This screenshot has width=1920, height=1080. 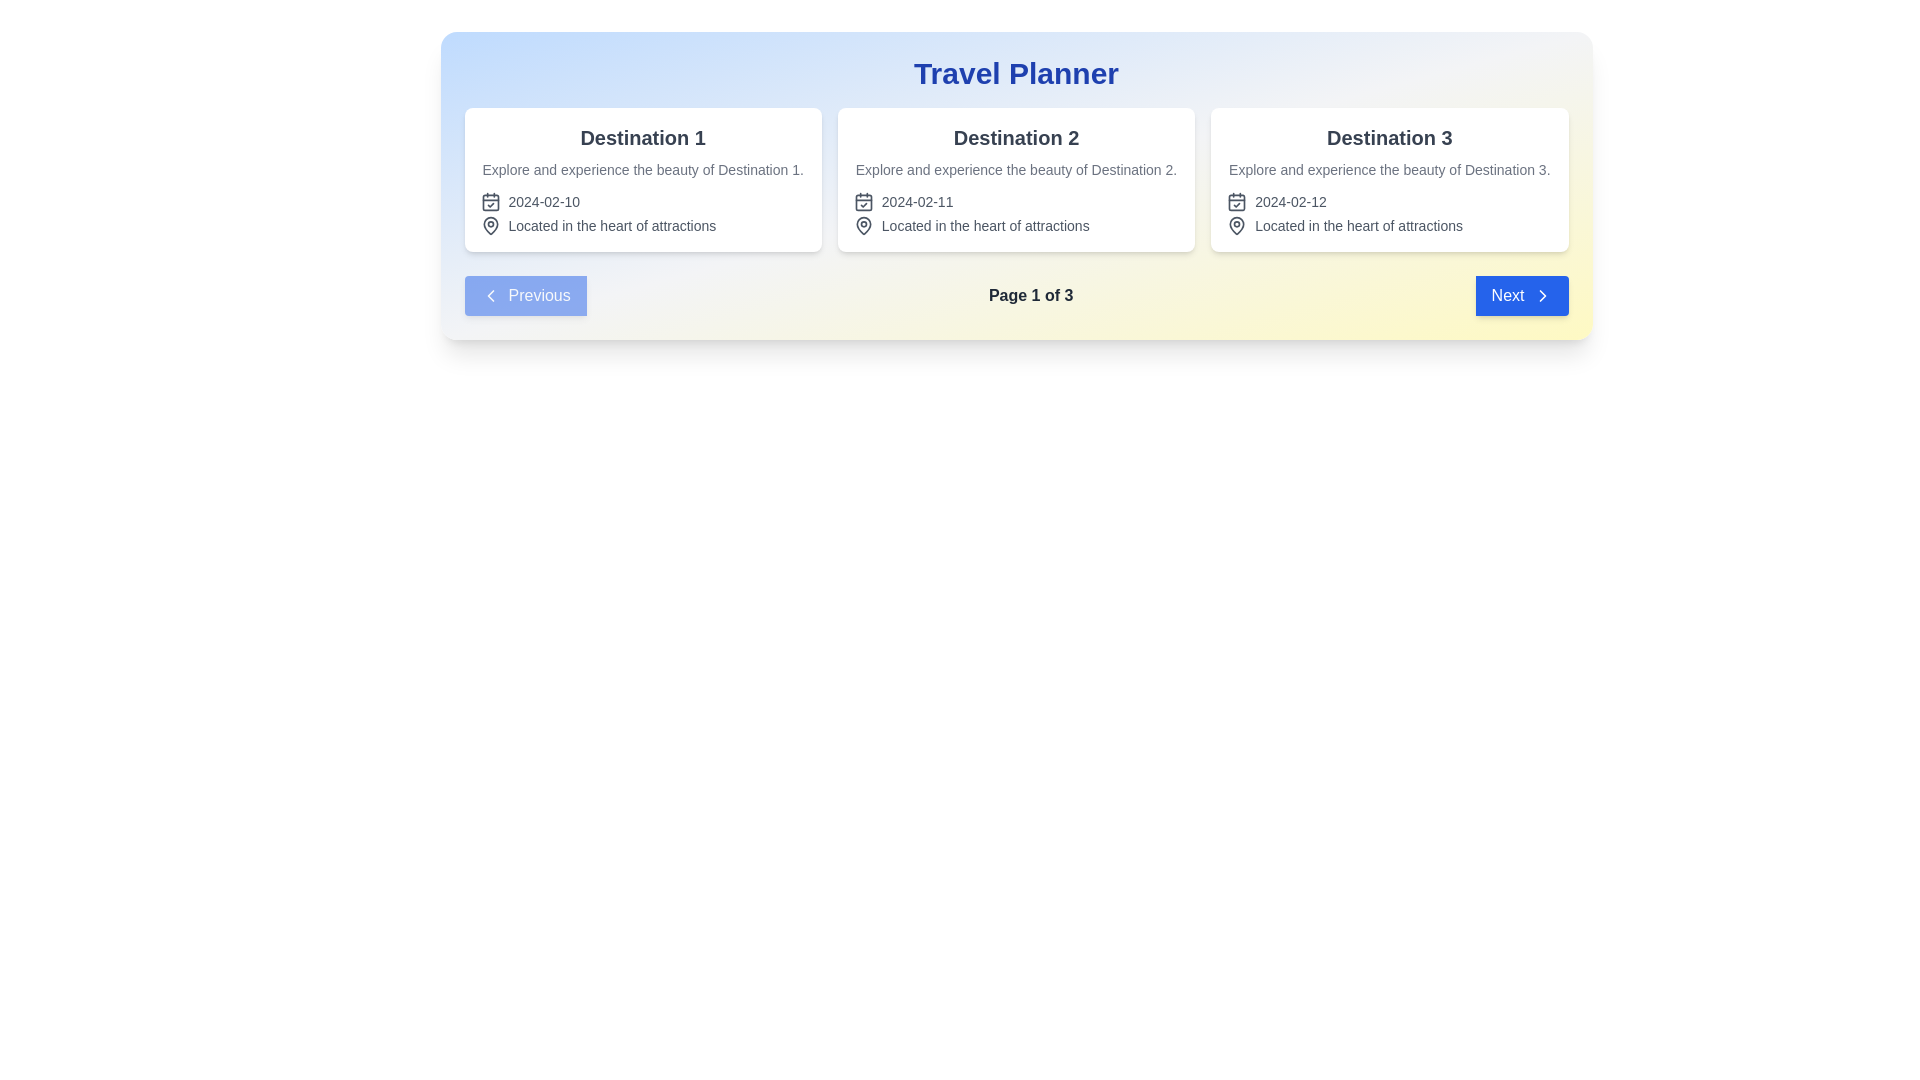 What do you see at coordinates (1388, 225) in the screenshot?
I see `the text with accompanying icon providing location information for 'Destination 3', positioned below the date '2024-02-12'` at bounding box center [1388, 225].